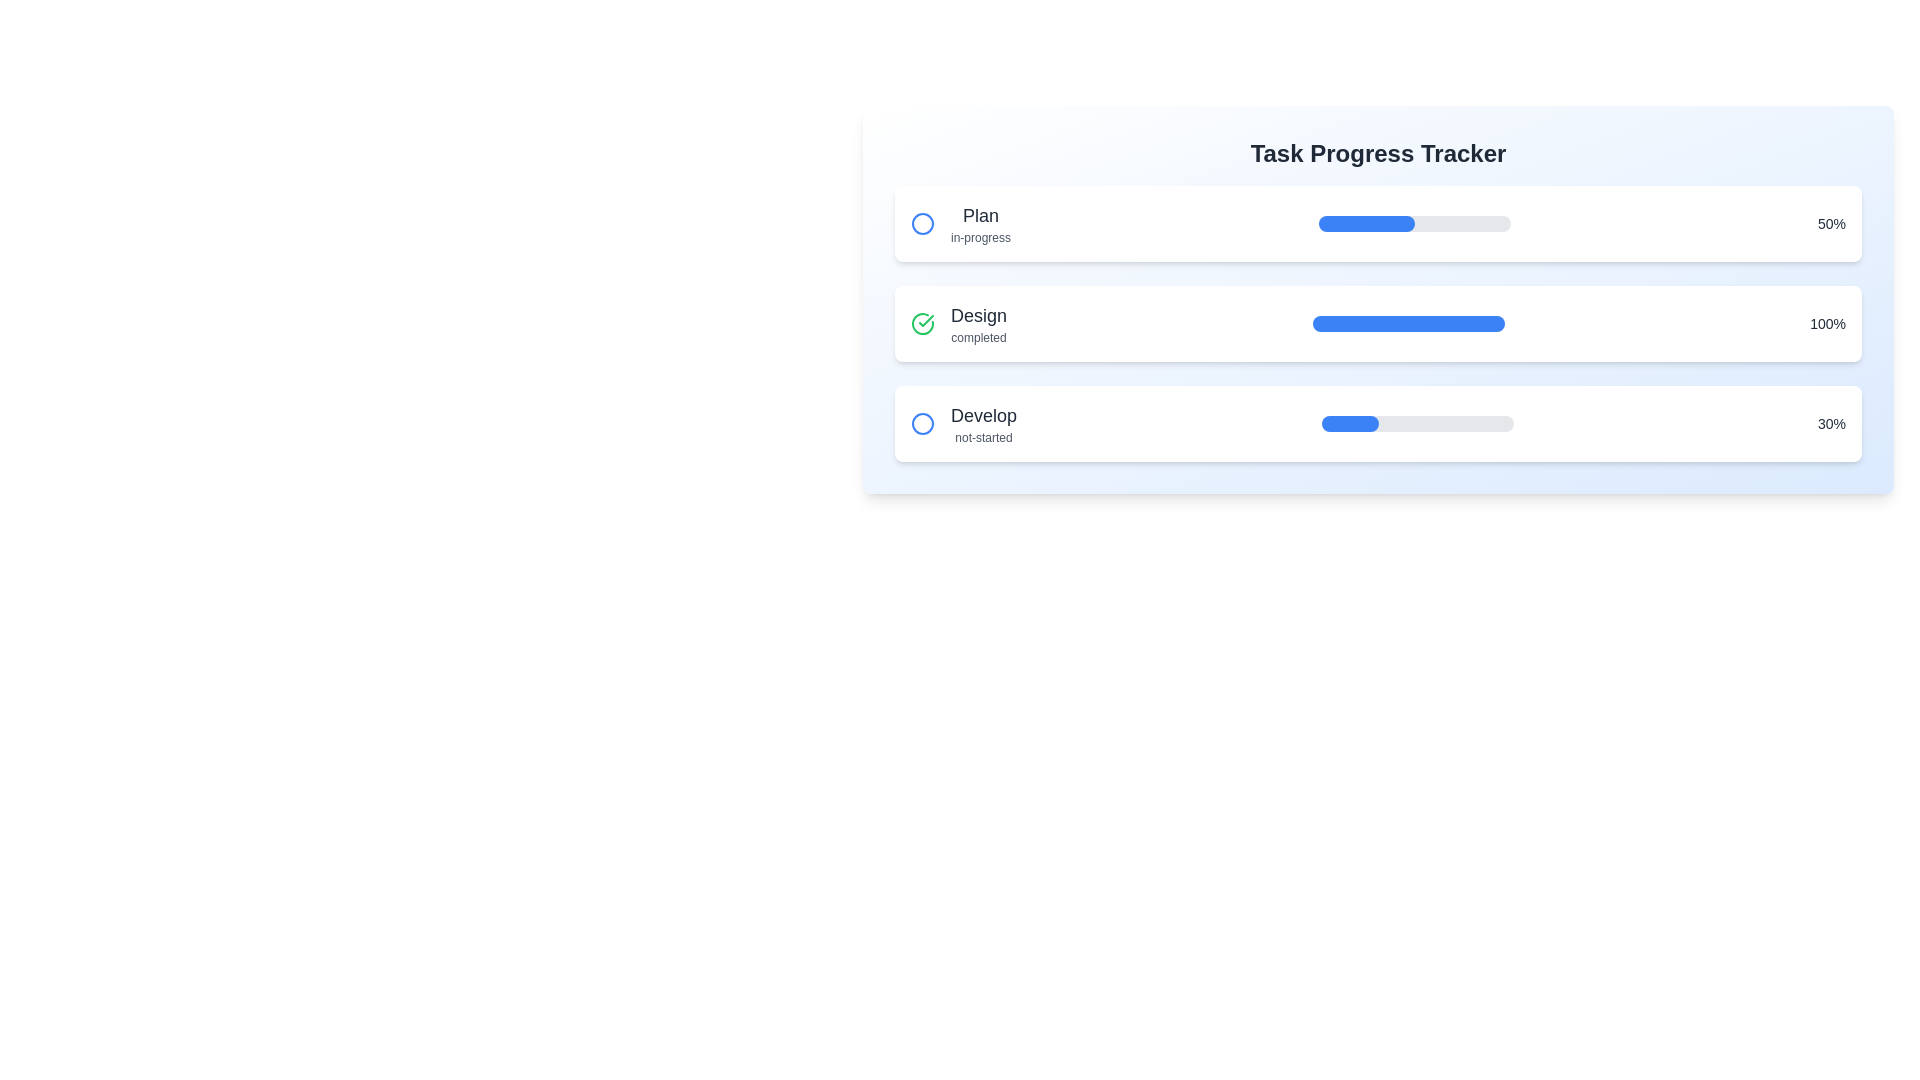 The image size is (1920, 1080). What do you see at coordinates (980, 223) in the screenshot?
I see `the status label for the task named 'Plan'` at bounding box center [980, 223].